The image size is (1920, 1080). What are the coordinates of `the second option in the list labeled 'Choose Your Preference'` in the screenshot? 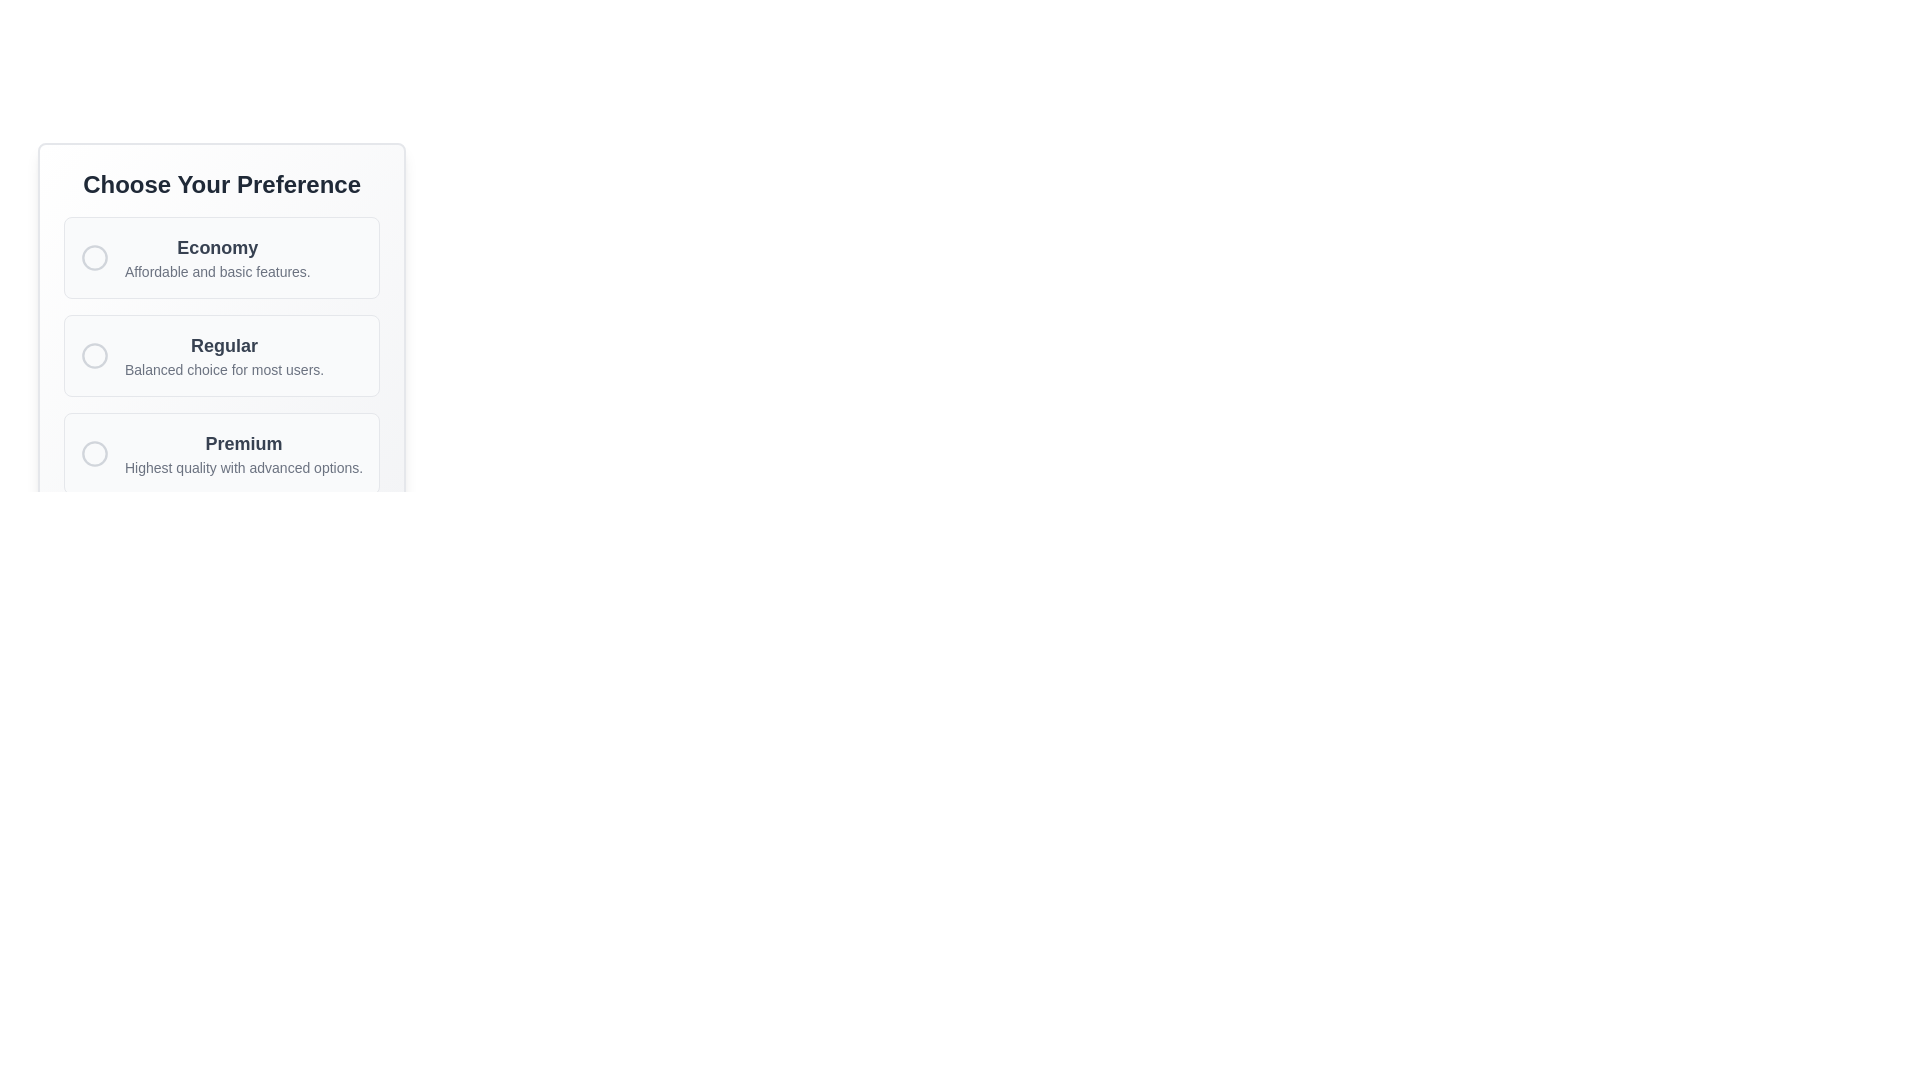 It's located at (222, 330).